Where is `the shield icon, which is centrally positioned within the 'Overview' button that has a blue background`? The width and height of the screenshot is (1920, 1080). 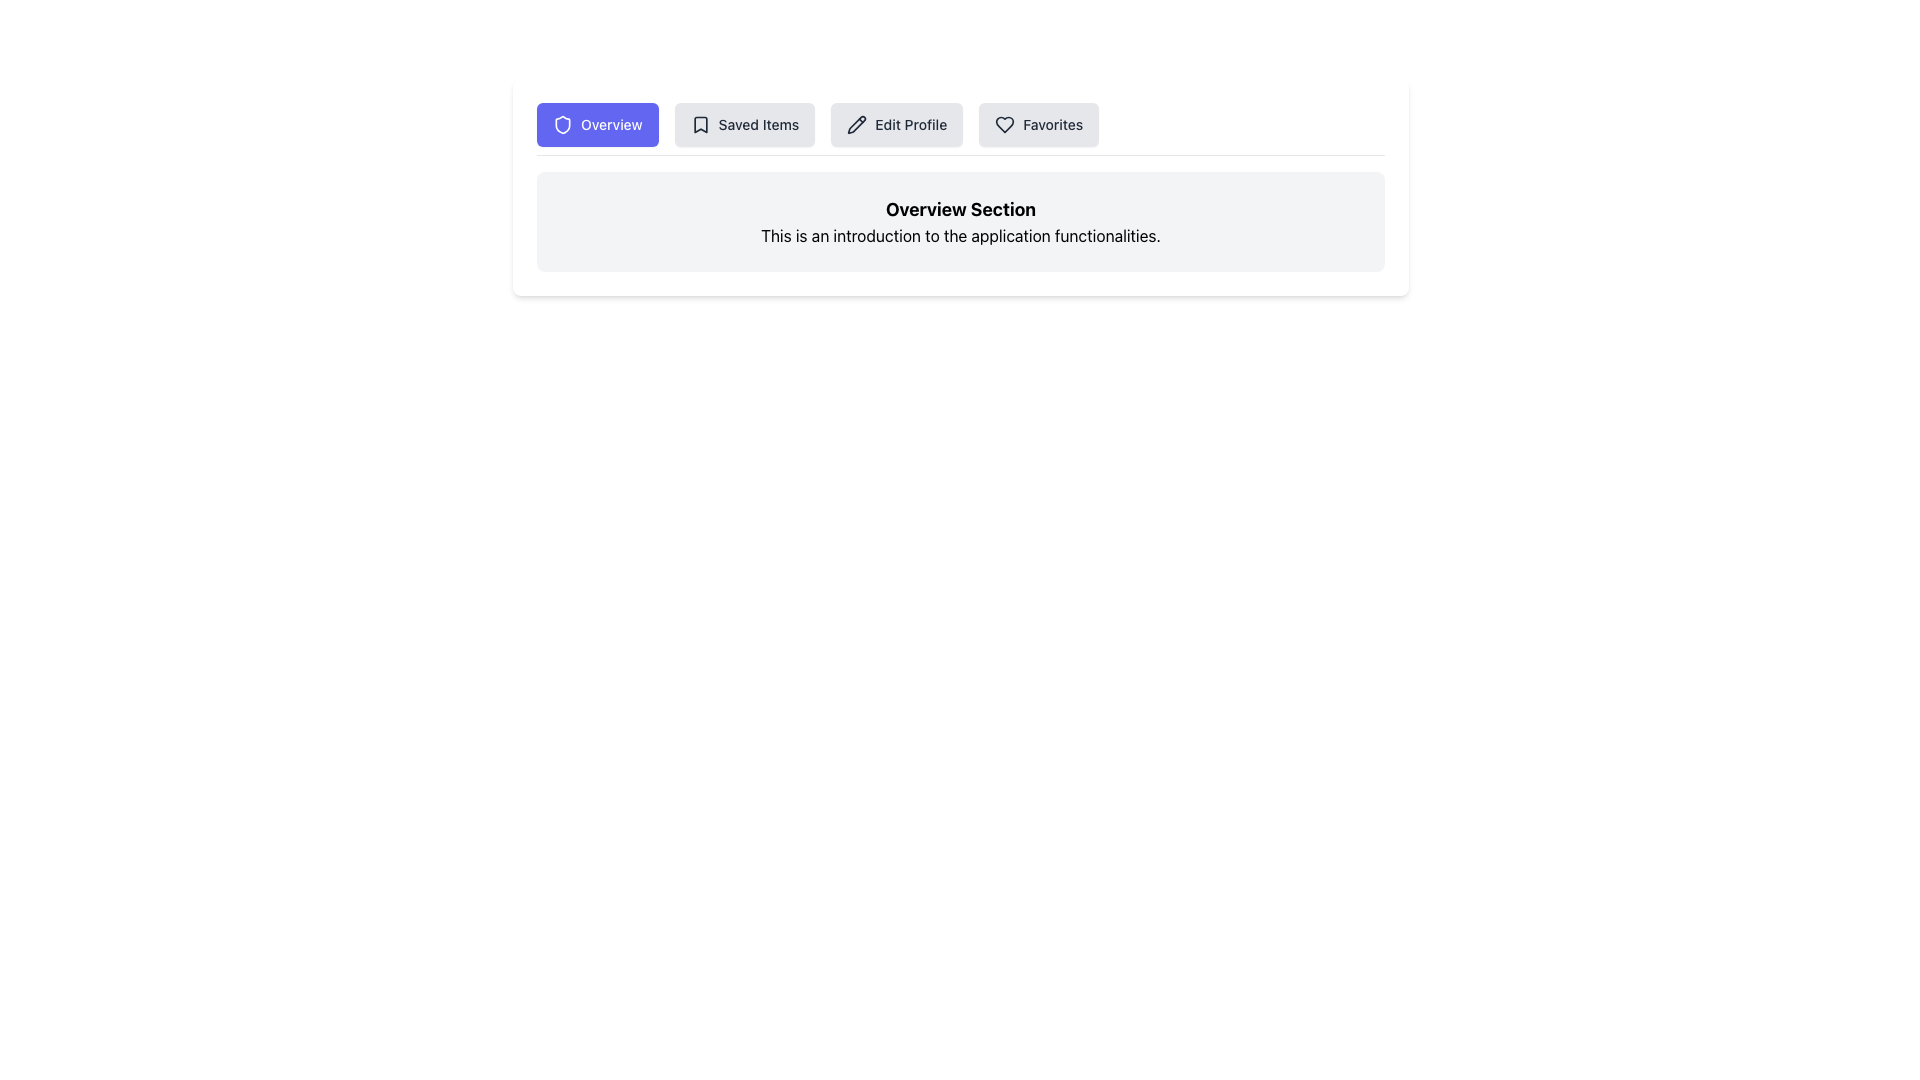
the shield icon, which is centrally positioned within the 'Overview' button that has a blue background is located at coordinates (561, 124).